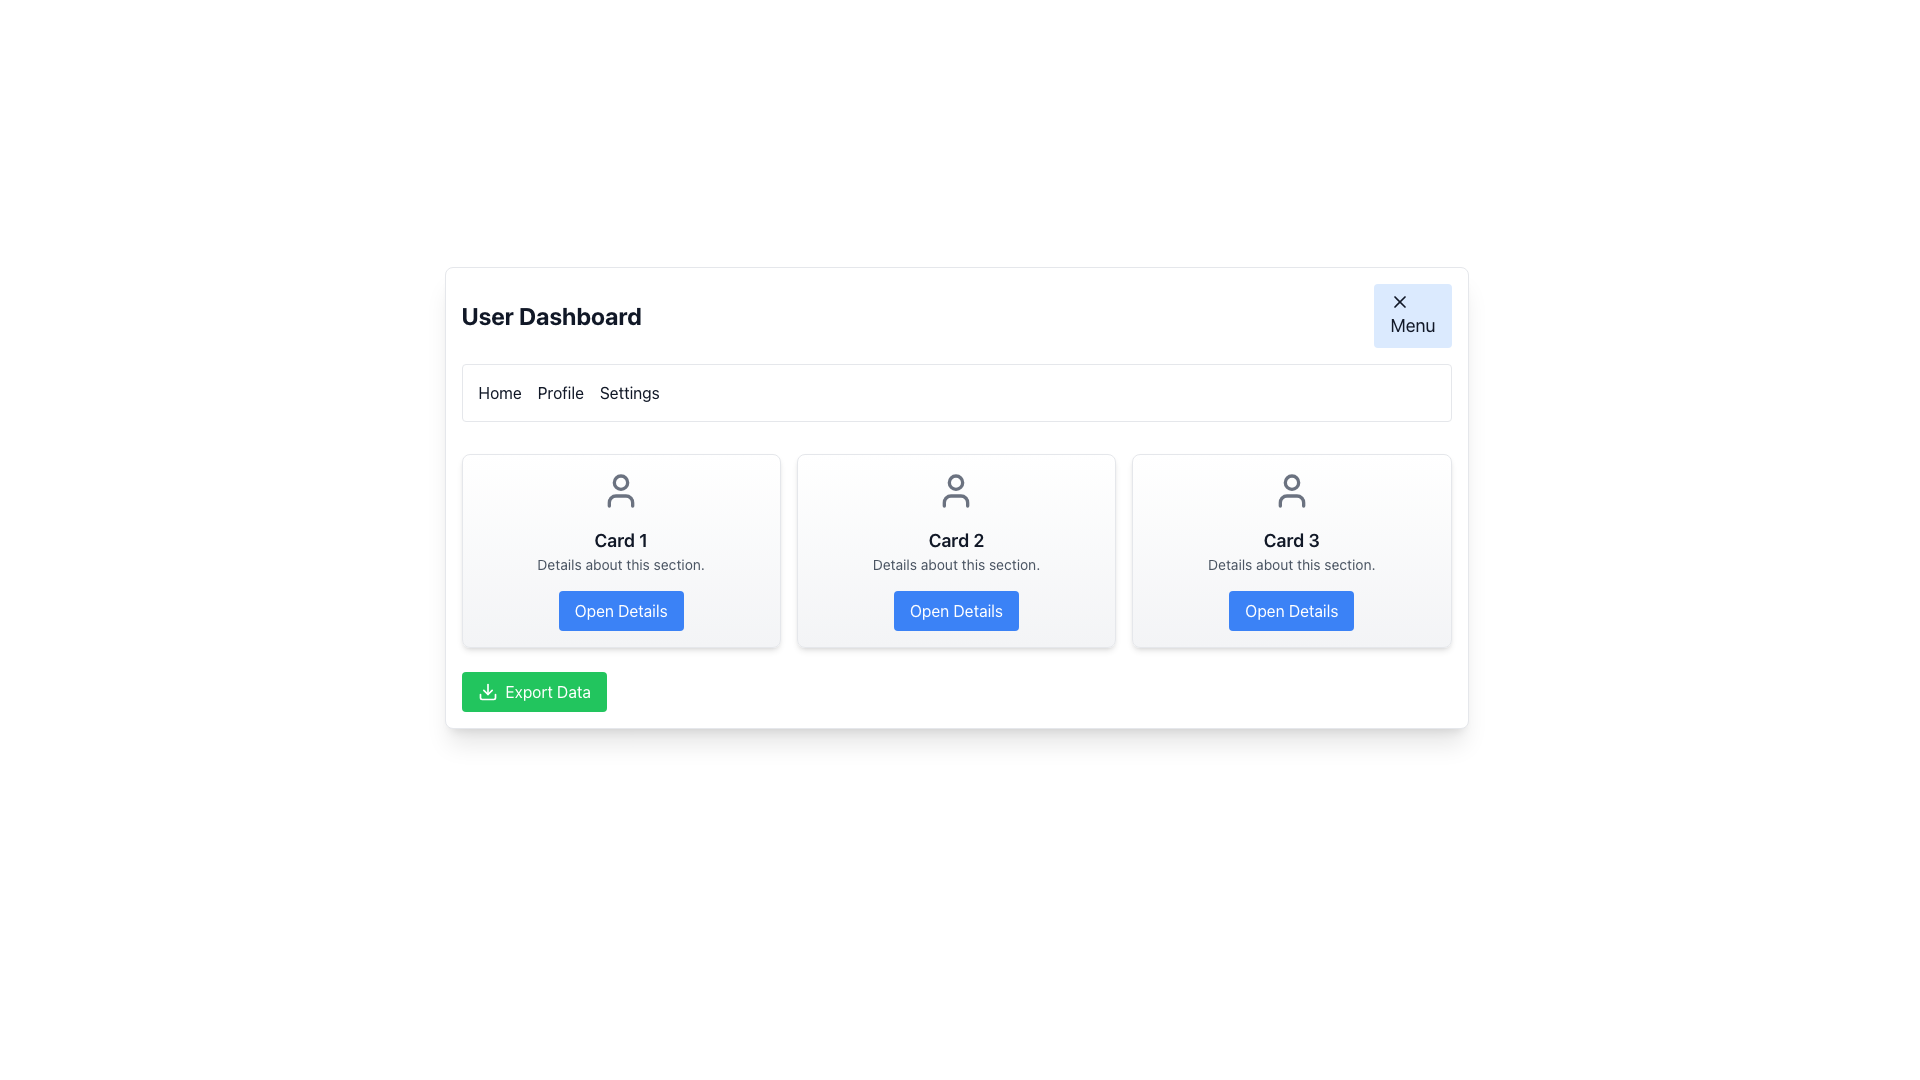 This screenshot has height=1080, width=1920. What do you see at coordinates (487, 696) in the screenshot?
I see `the curved line resembling a part of a downward arrow in the bottom left corner, above the label 'Export Data'` at bounding box center [487, 696].